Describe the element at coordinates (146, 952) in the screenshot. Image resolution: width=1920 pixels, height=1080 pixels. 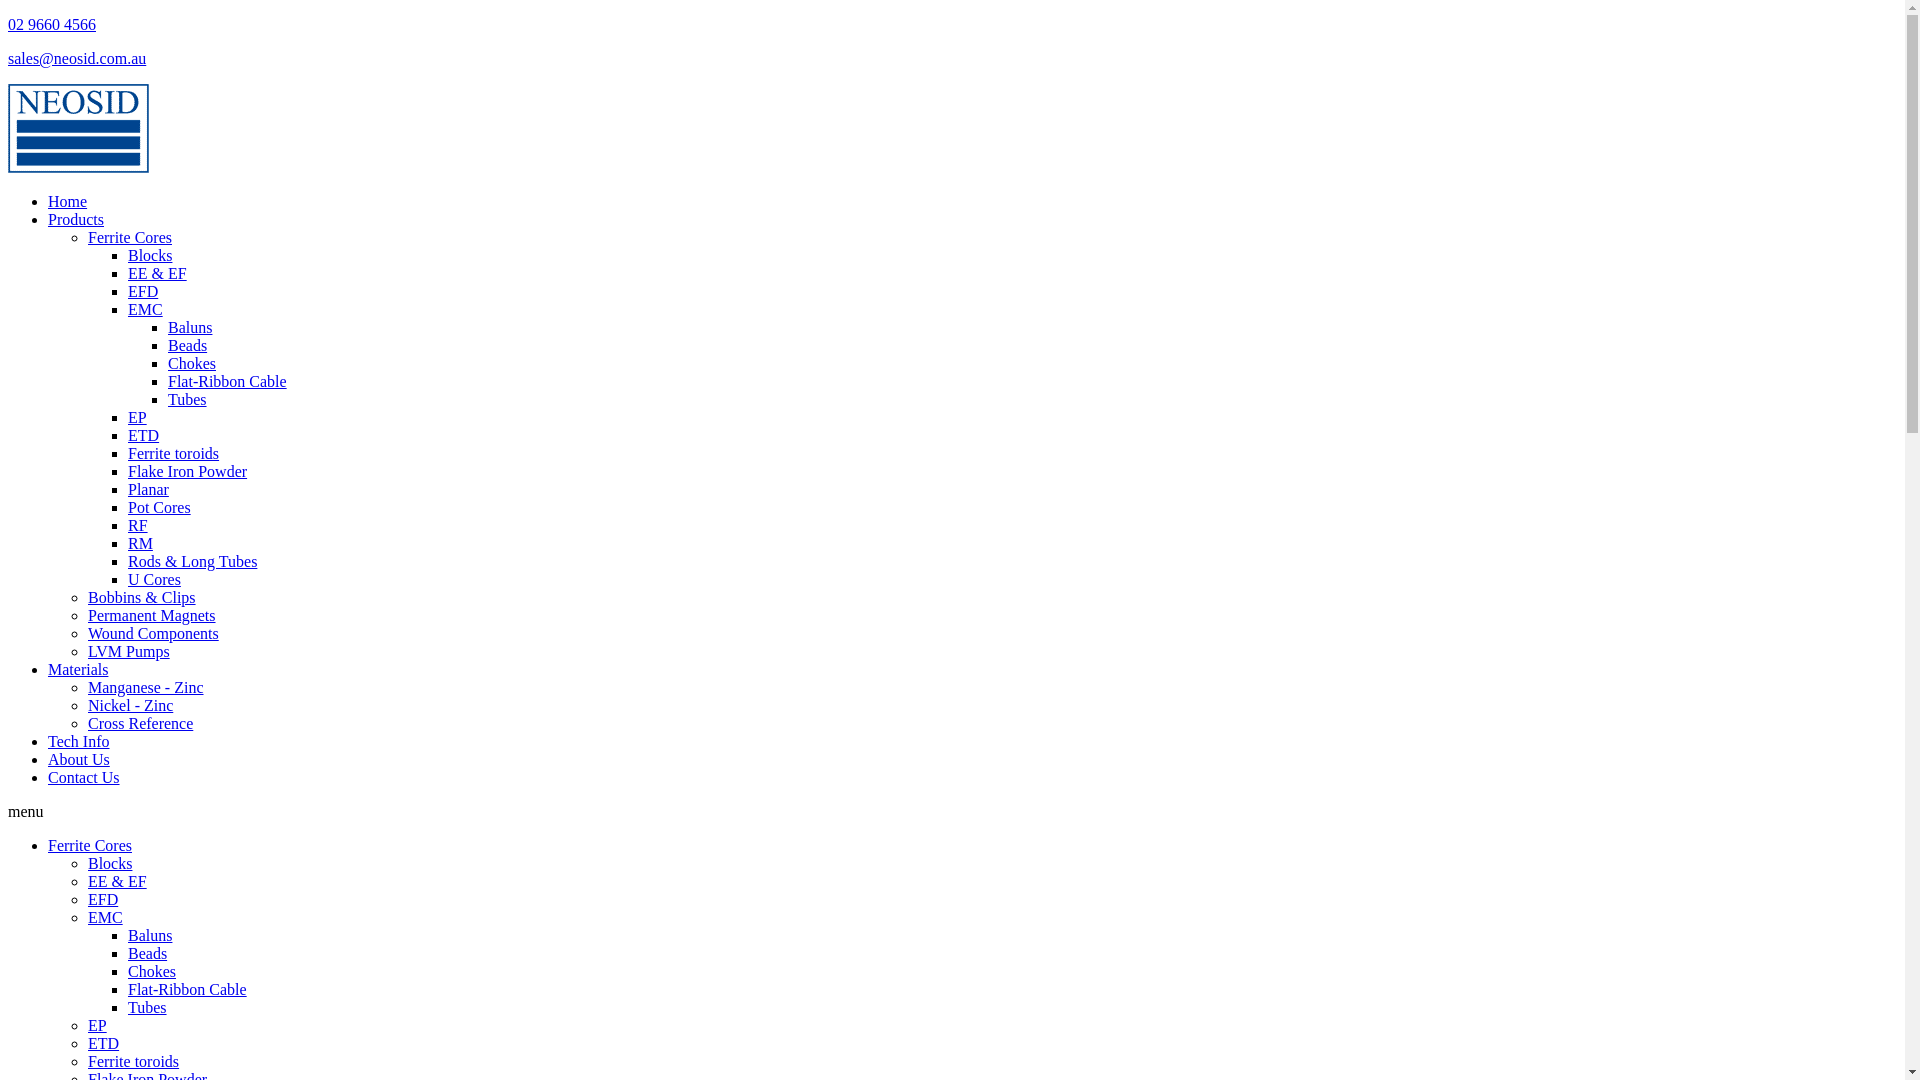
I see `'Beads'` at that location.